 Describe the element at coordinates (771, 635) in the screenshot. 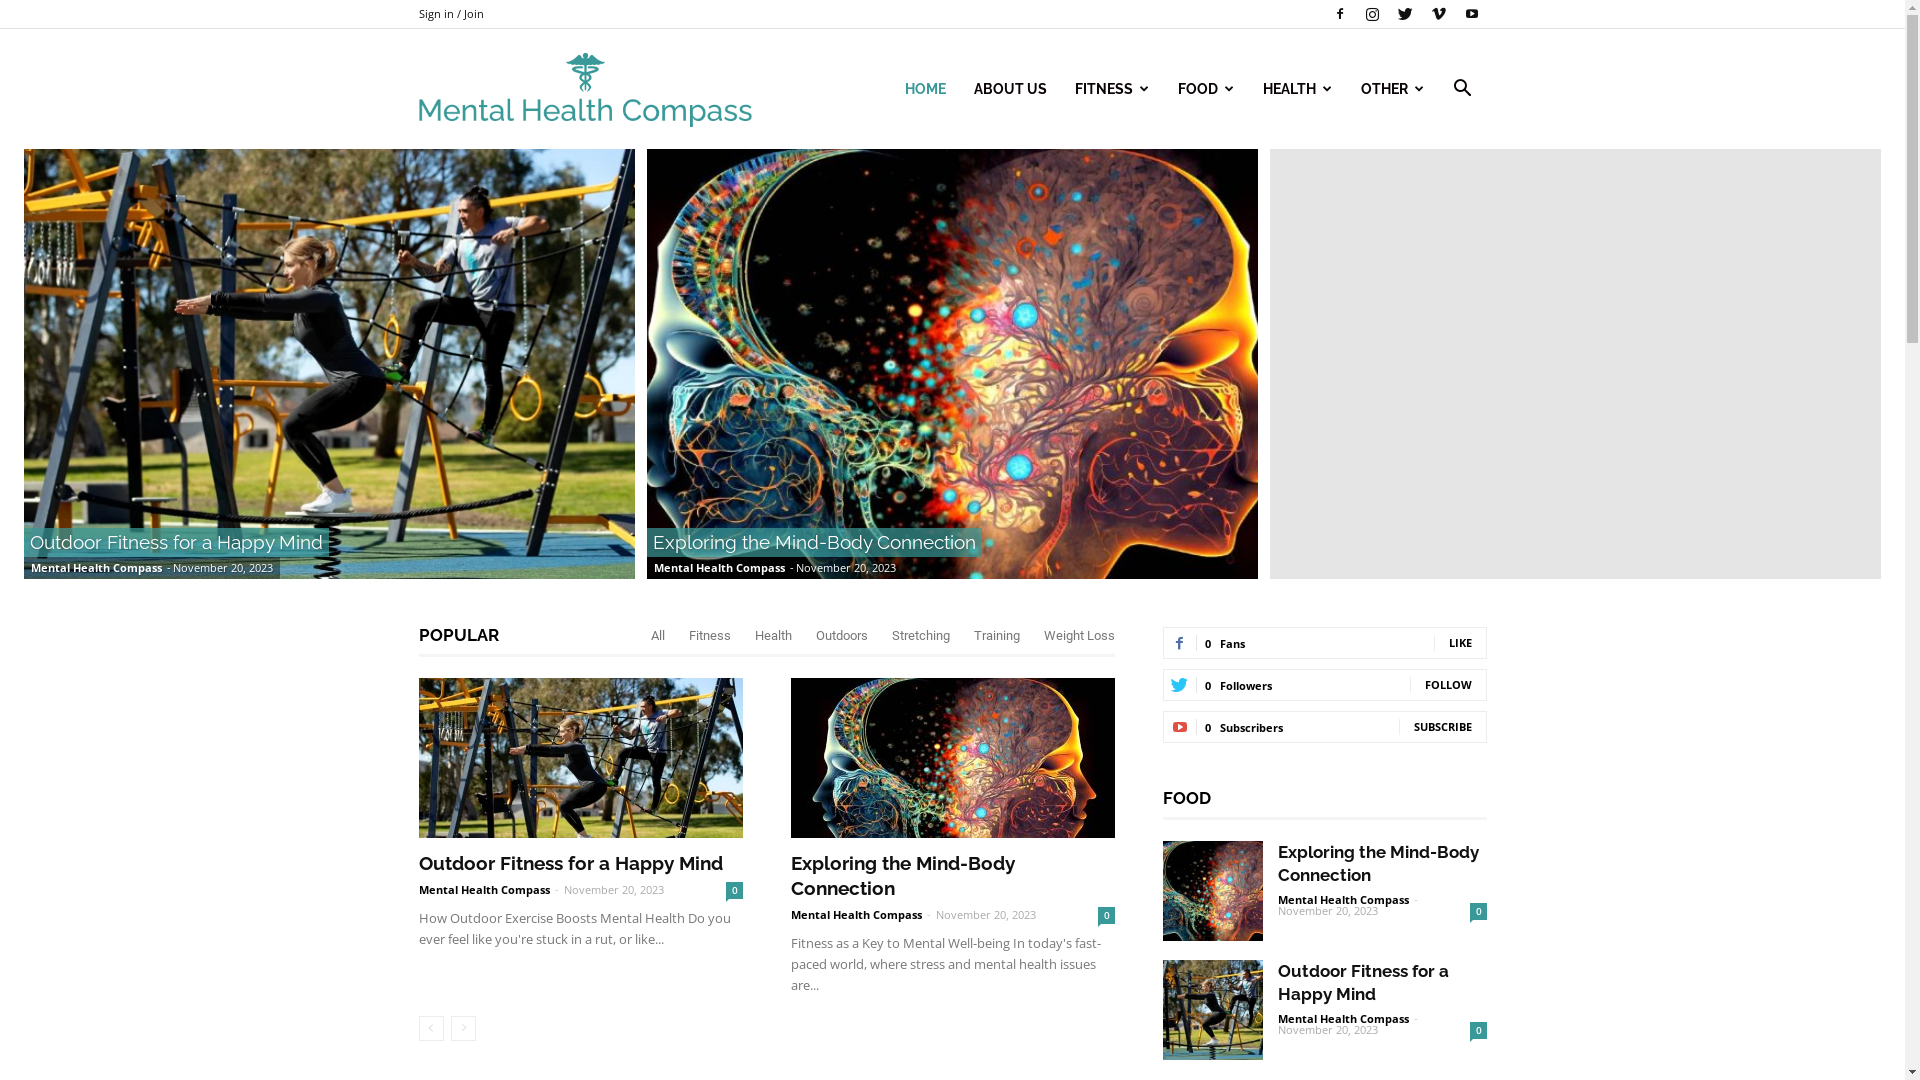

I see `'Health'` at that location.